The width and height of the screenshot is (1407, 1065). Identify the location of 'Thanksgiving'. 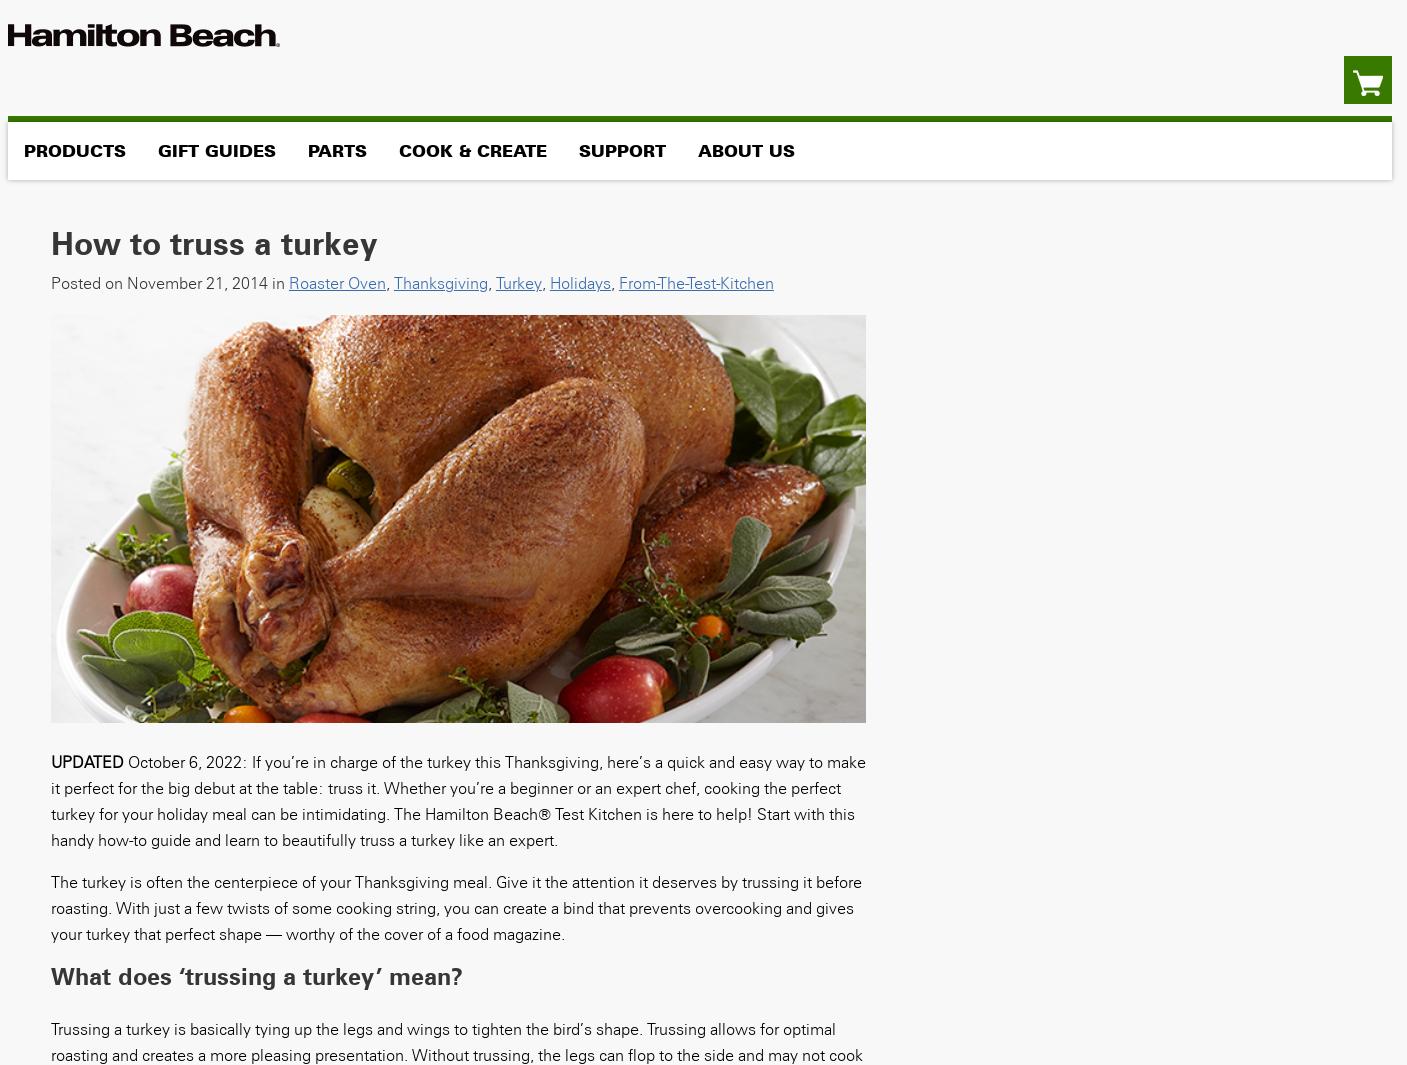
(438, 281).